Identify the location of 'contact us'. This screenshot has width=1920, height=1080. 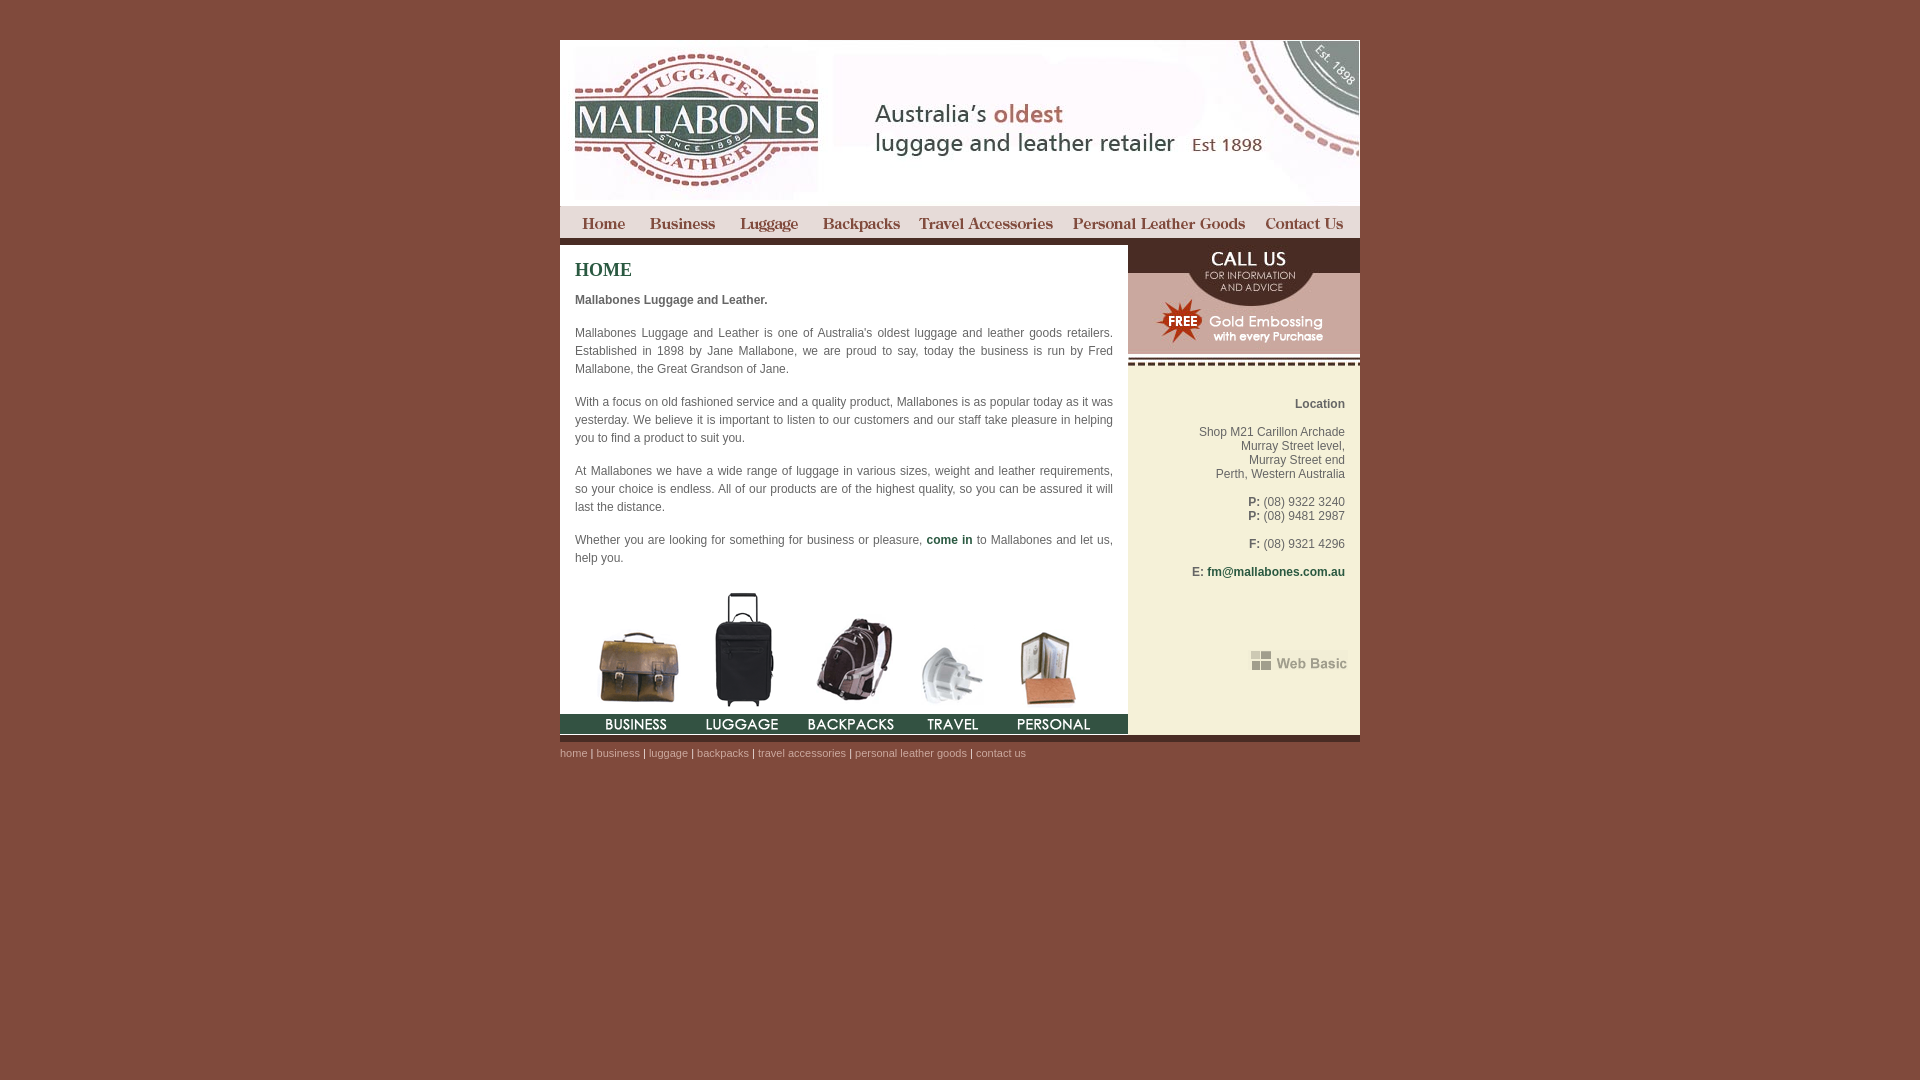
(1306, 225).